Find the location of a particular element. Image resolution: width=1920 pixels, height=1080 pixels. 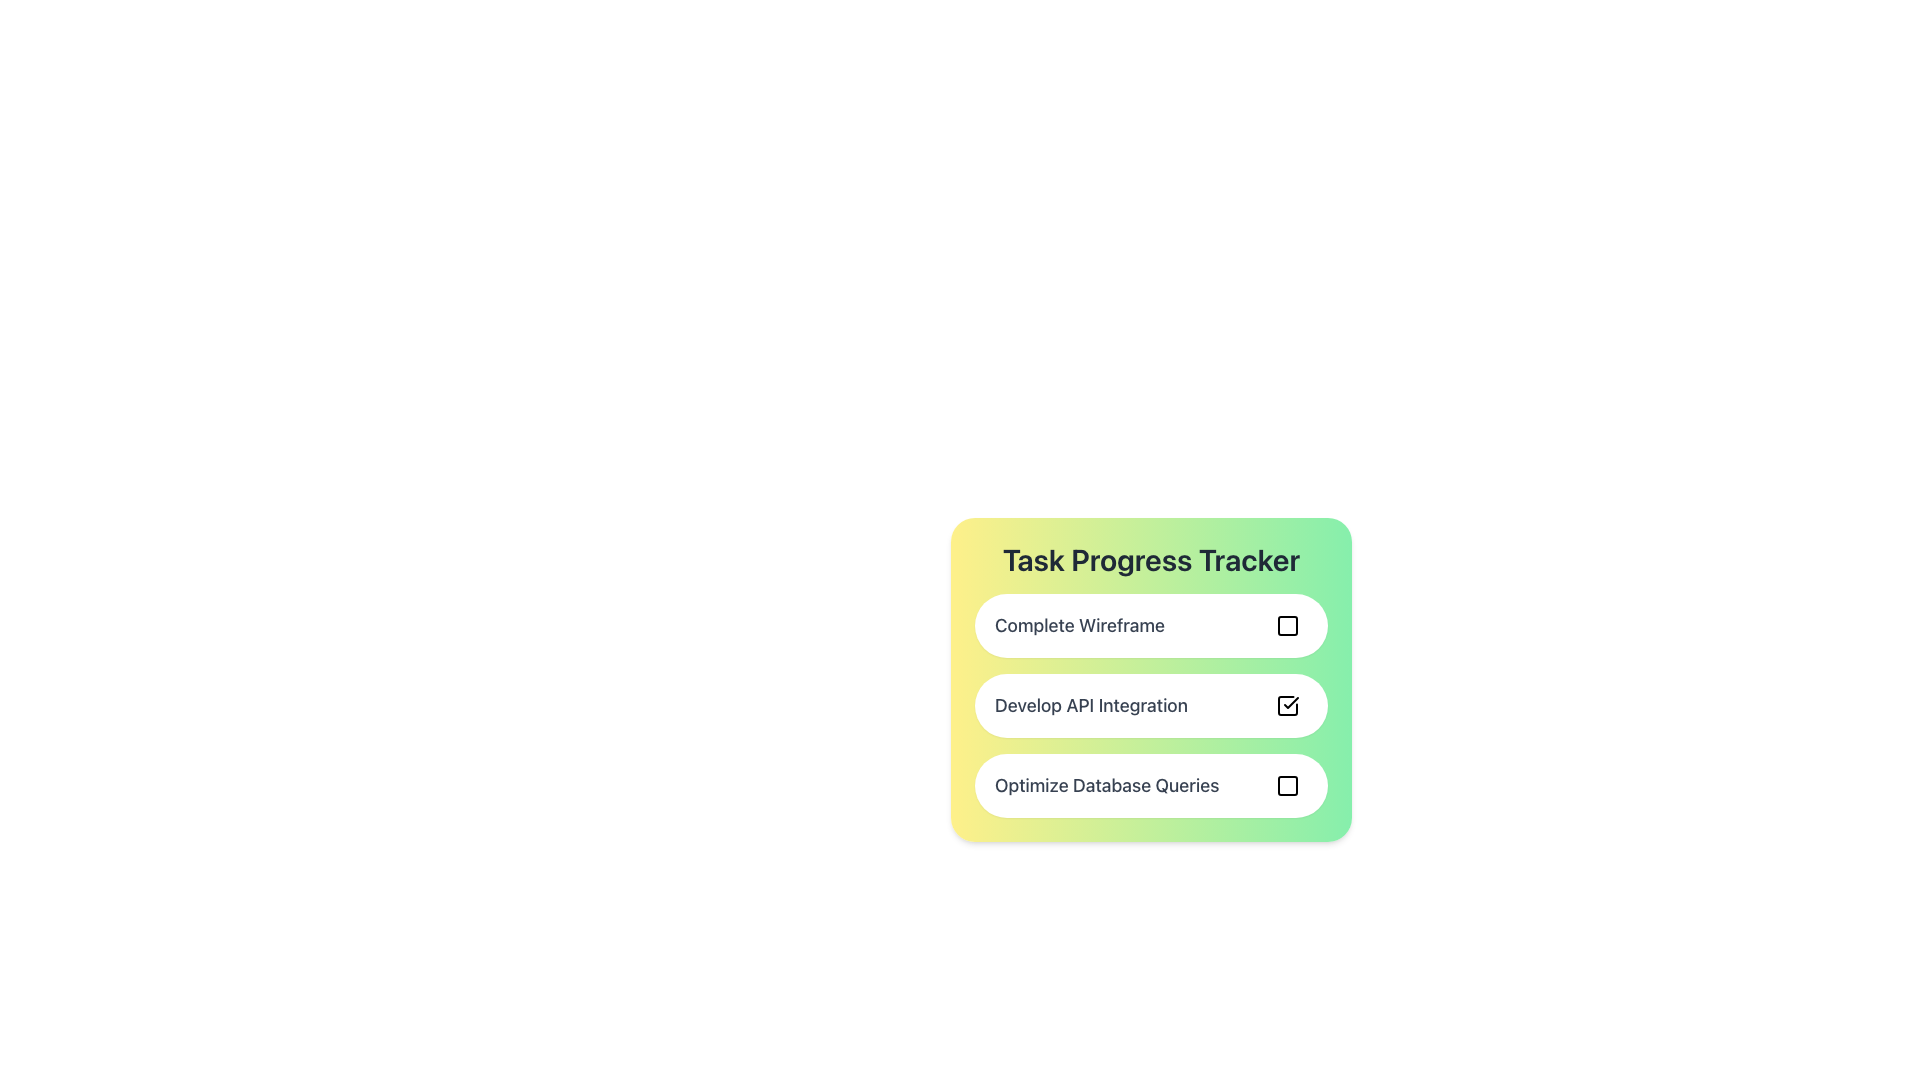

the task progress tracker for 'Develop API Integration' is located at coordinates (1151, 678).